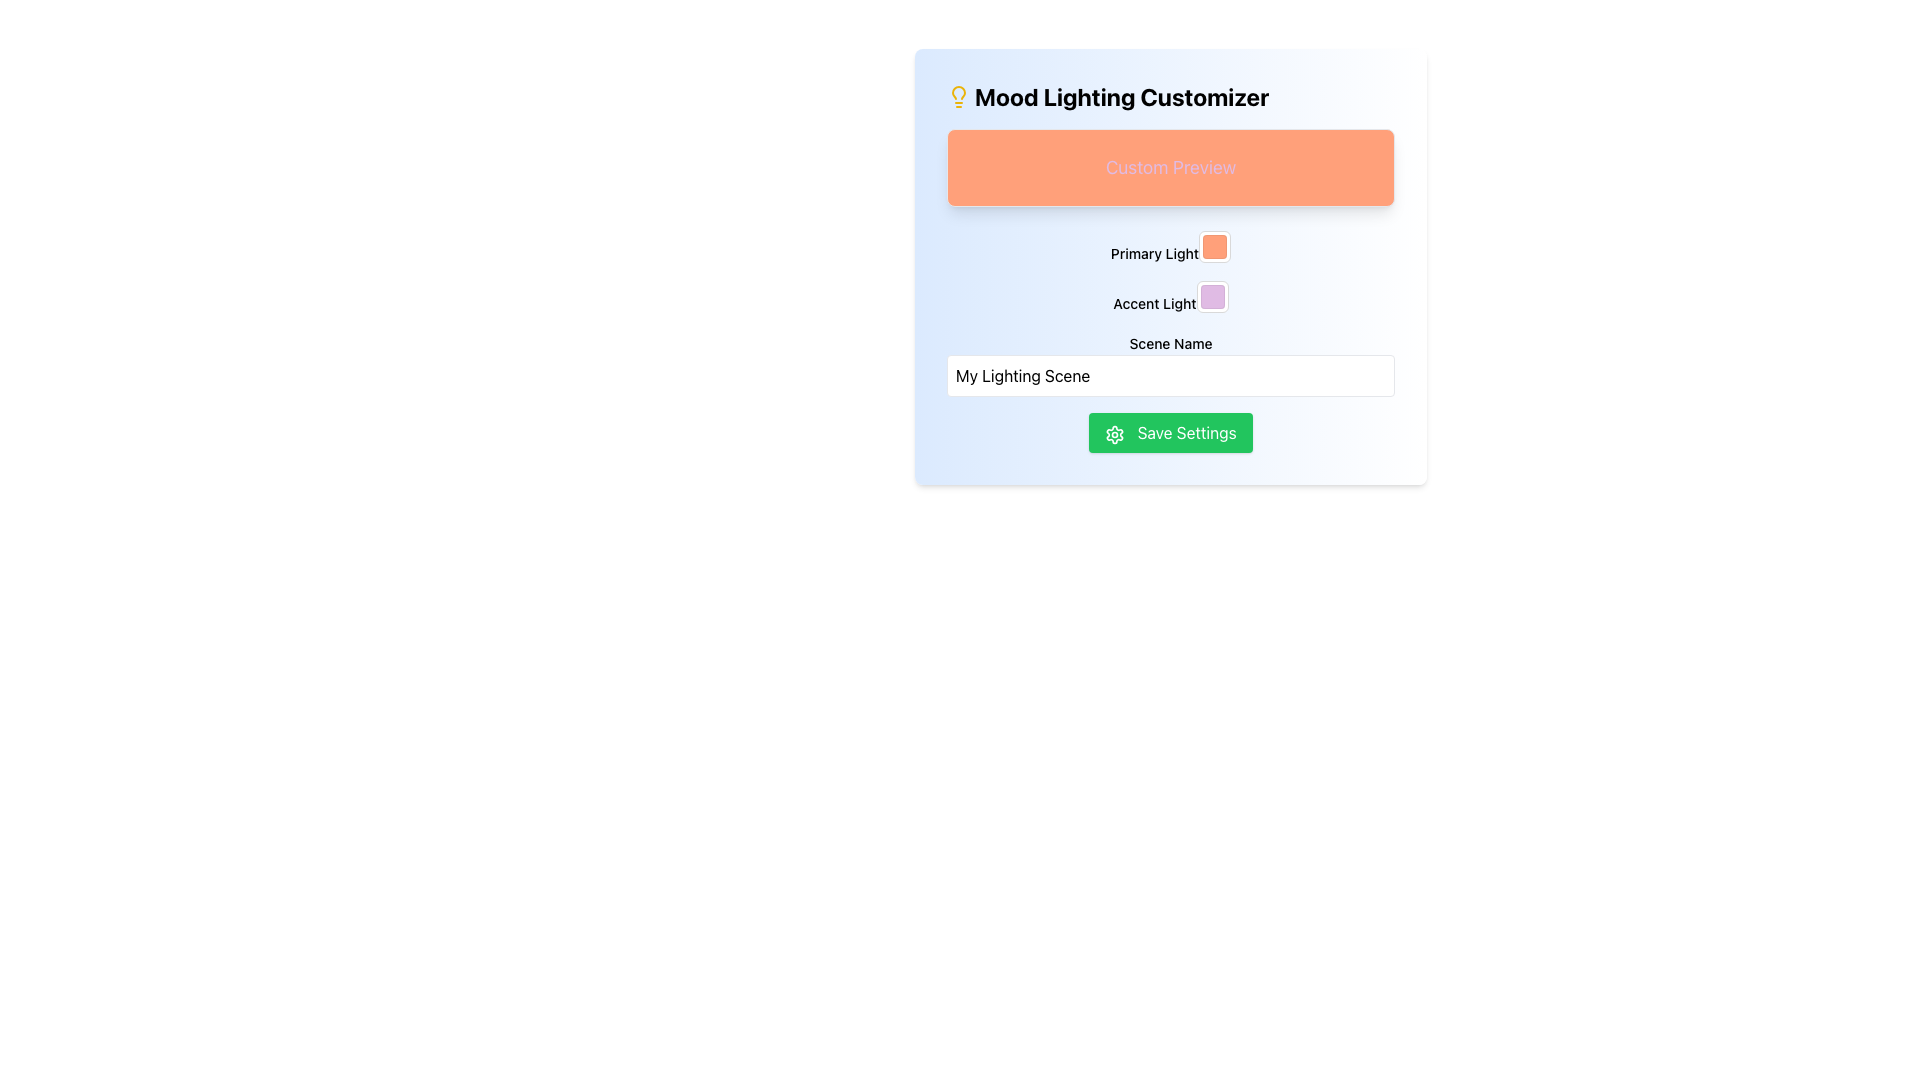  I want to click on the decorative save settings icon located within the green rectangular button labeled 'Save Settings', which is centrally aligned within the button, so click(1114, 433).